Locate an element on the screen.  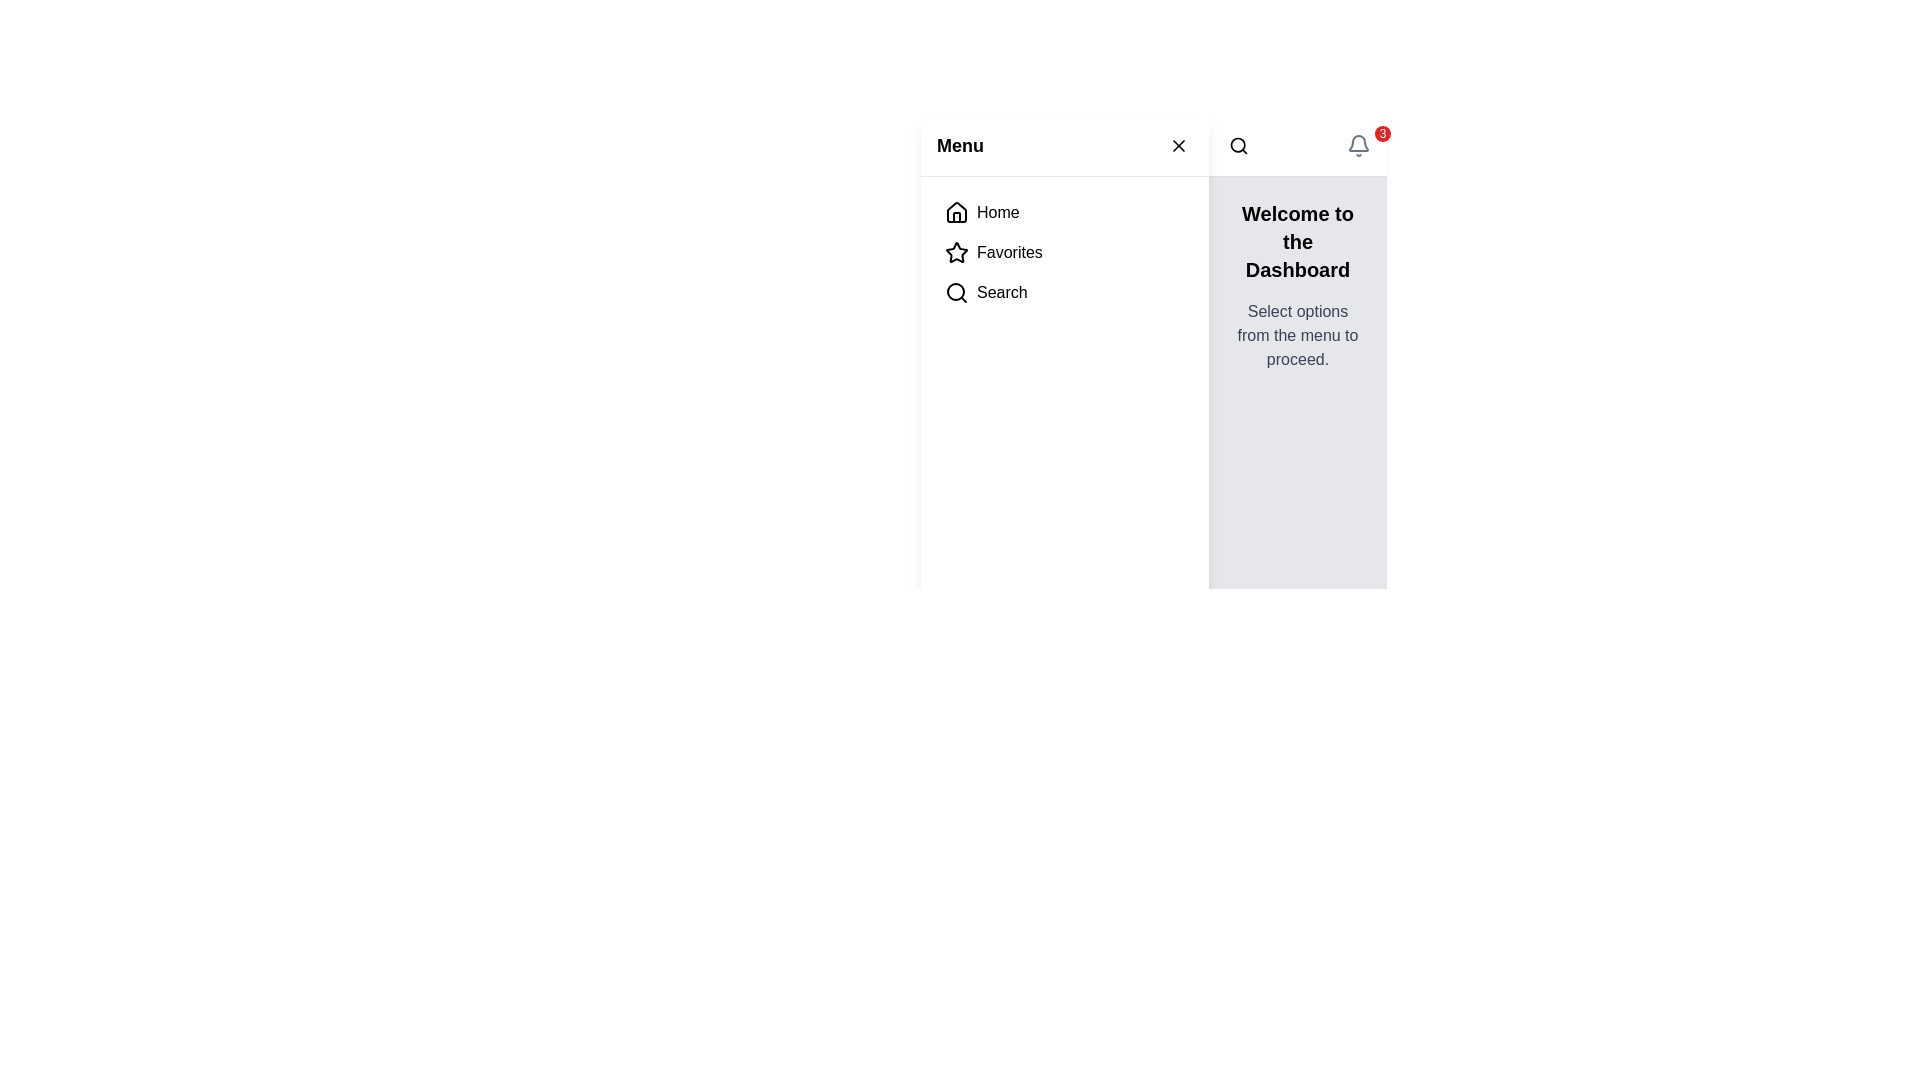
the static text element that presents a welcome and instructional message for the application dashboard, located in the central column of the layout, directly to the right of the vertical menu bar is located at coordinates (1297, 285).